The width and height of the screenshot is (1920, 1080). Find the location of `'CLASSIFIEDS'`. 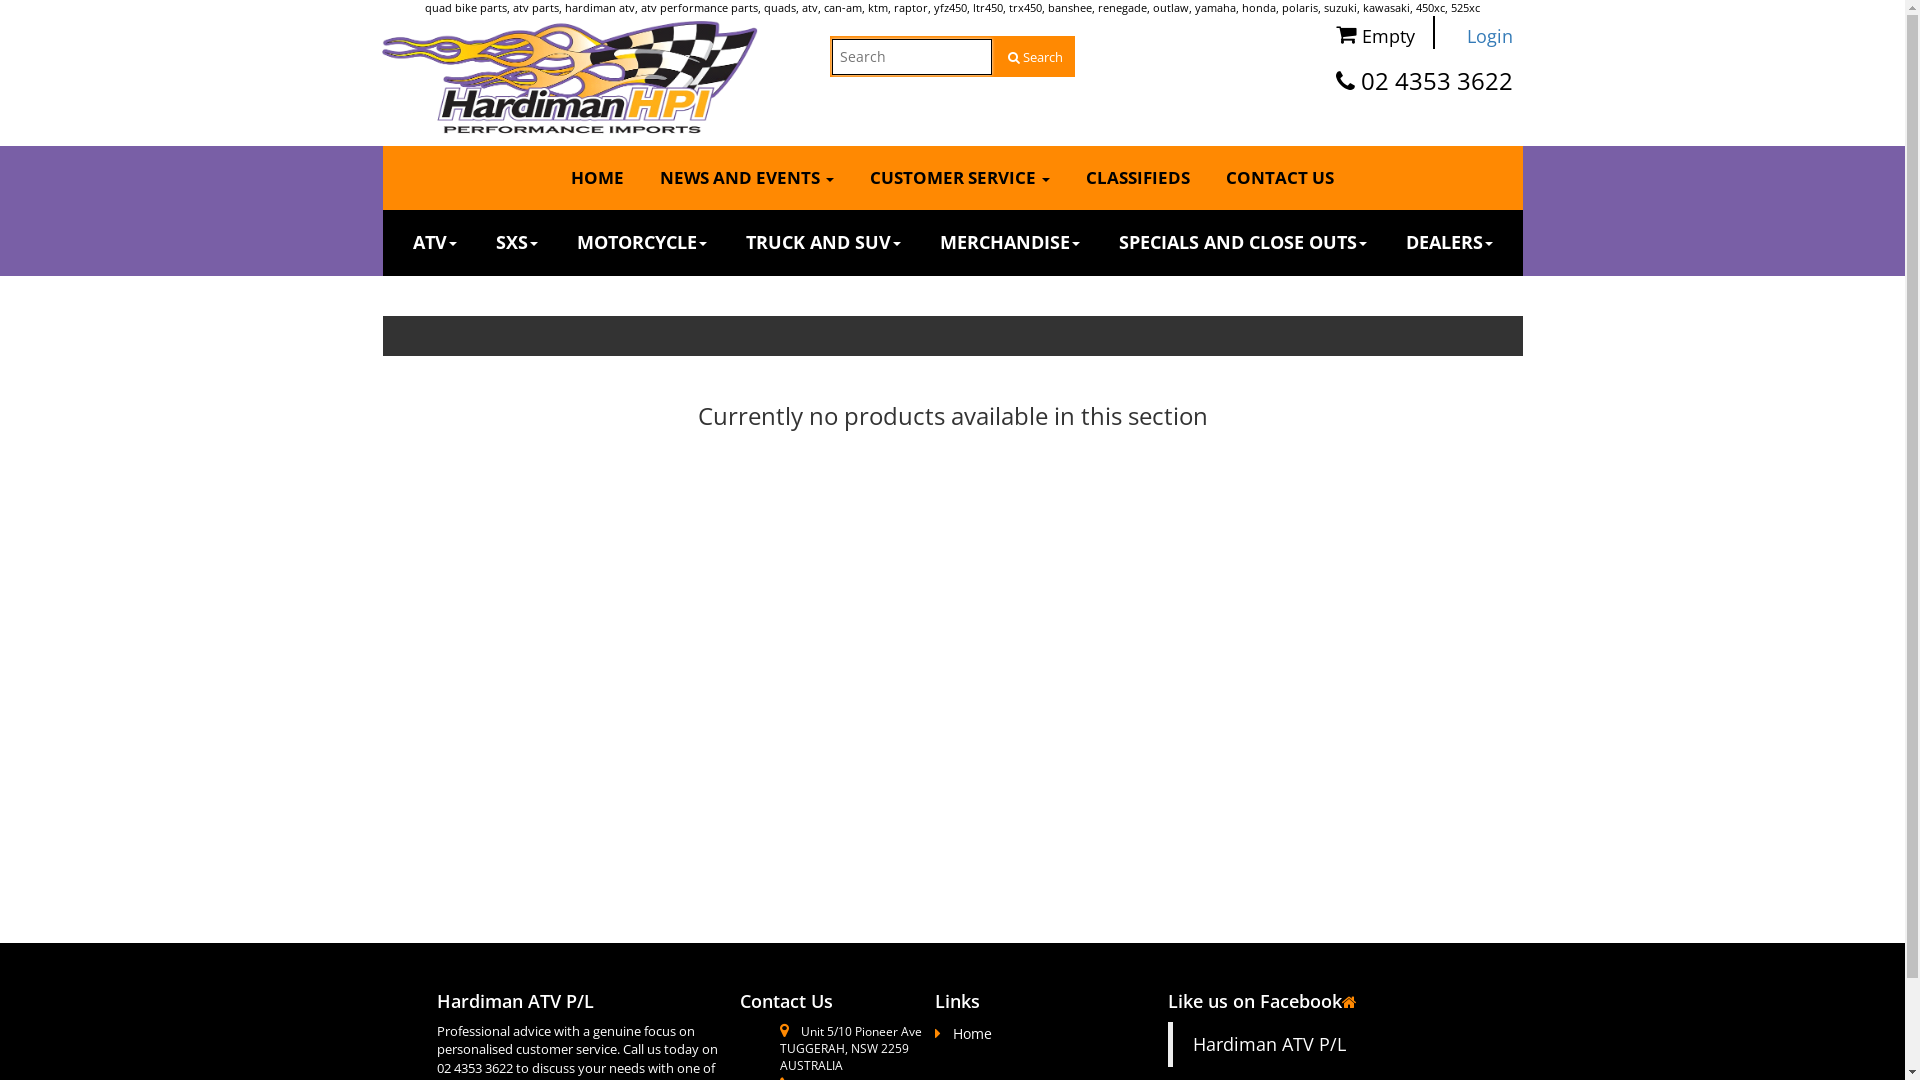

'CLASSIFIEDS' is located at coordinates (1067, 176).